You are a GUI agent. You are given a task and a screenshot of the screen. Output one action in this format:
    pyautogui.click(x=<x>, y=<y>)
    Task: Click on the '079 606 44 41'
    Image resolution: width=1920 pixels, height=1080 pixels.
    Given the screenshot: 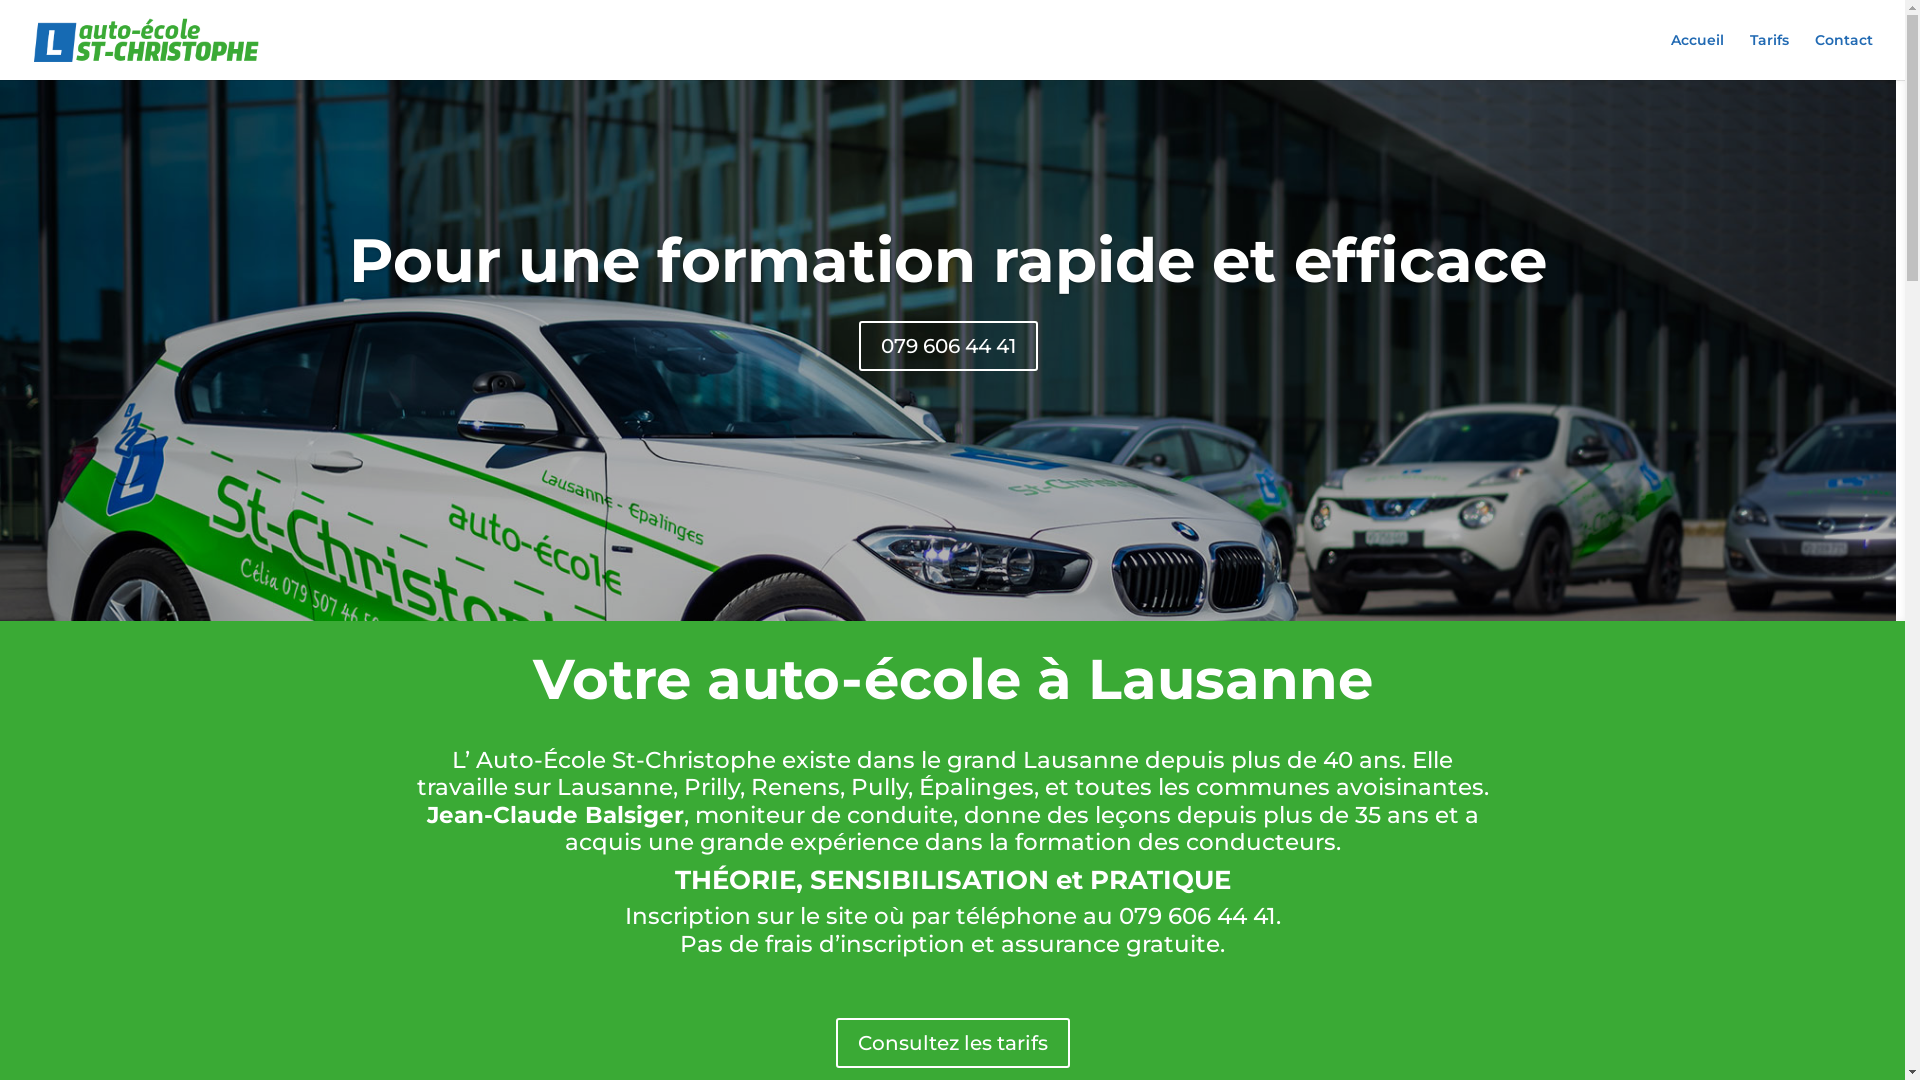 What is the action you would take?
    pyautogui.click(x=858, y=345)
    